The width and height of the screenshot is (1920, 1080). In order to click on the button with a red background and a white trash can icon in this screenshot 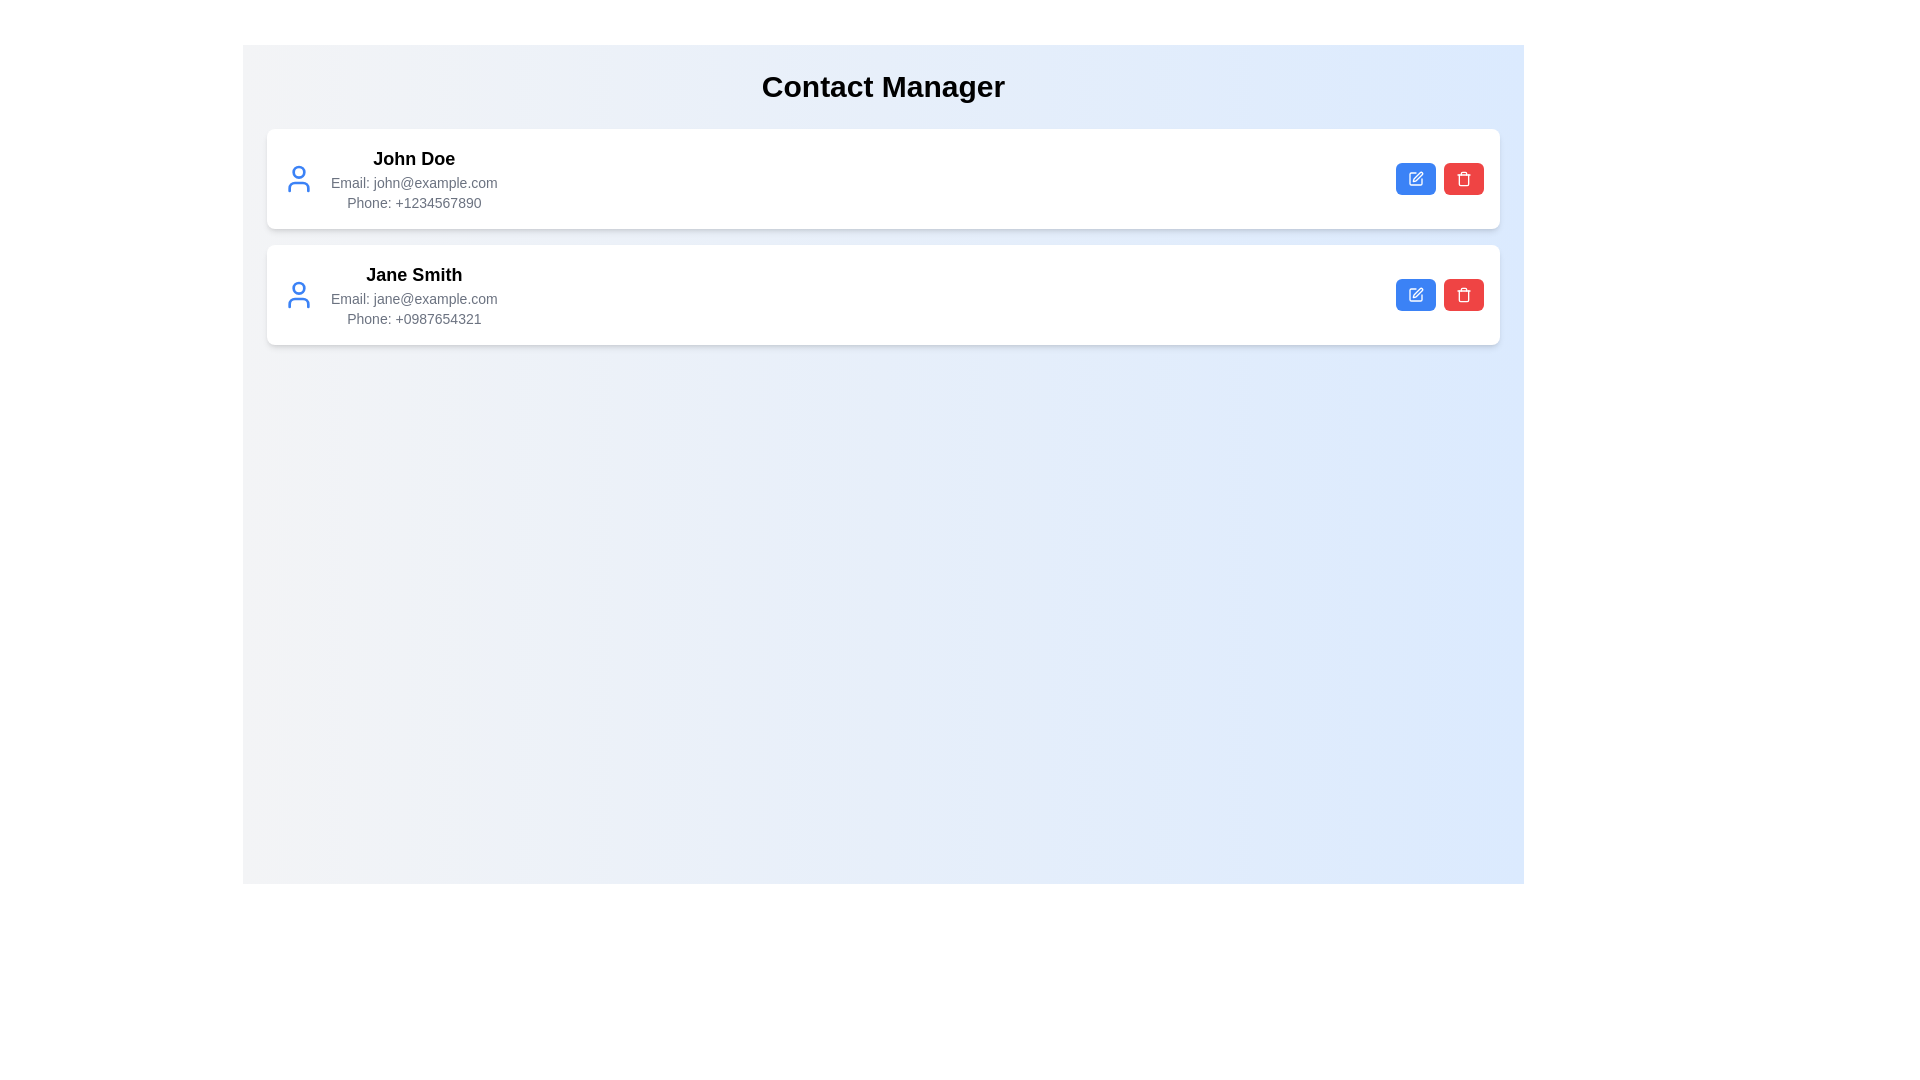, I will do `click(1464, 177)`.